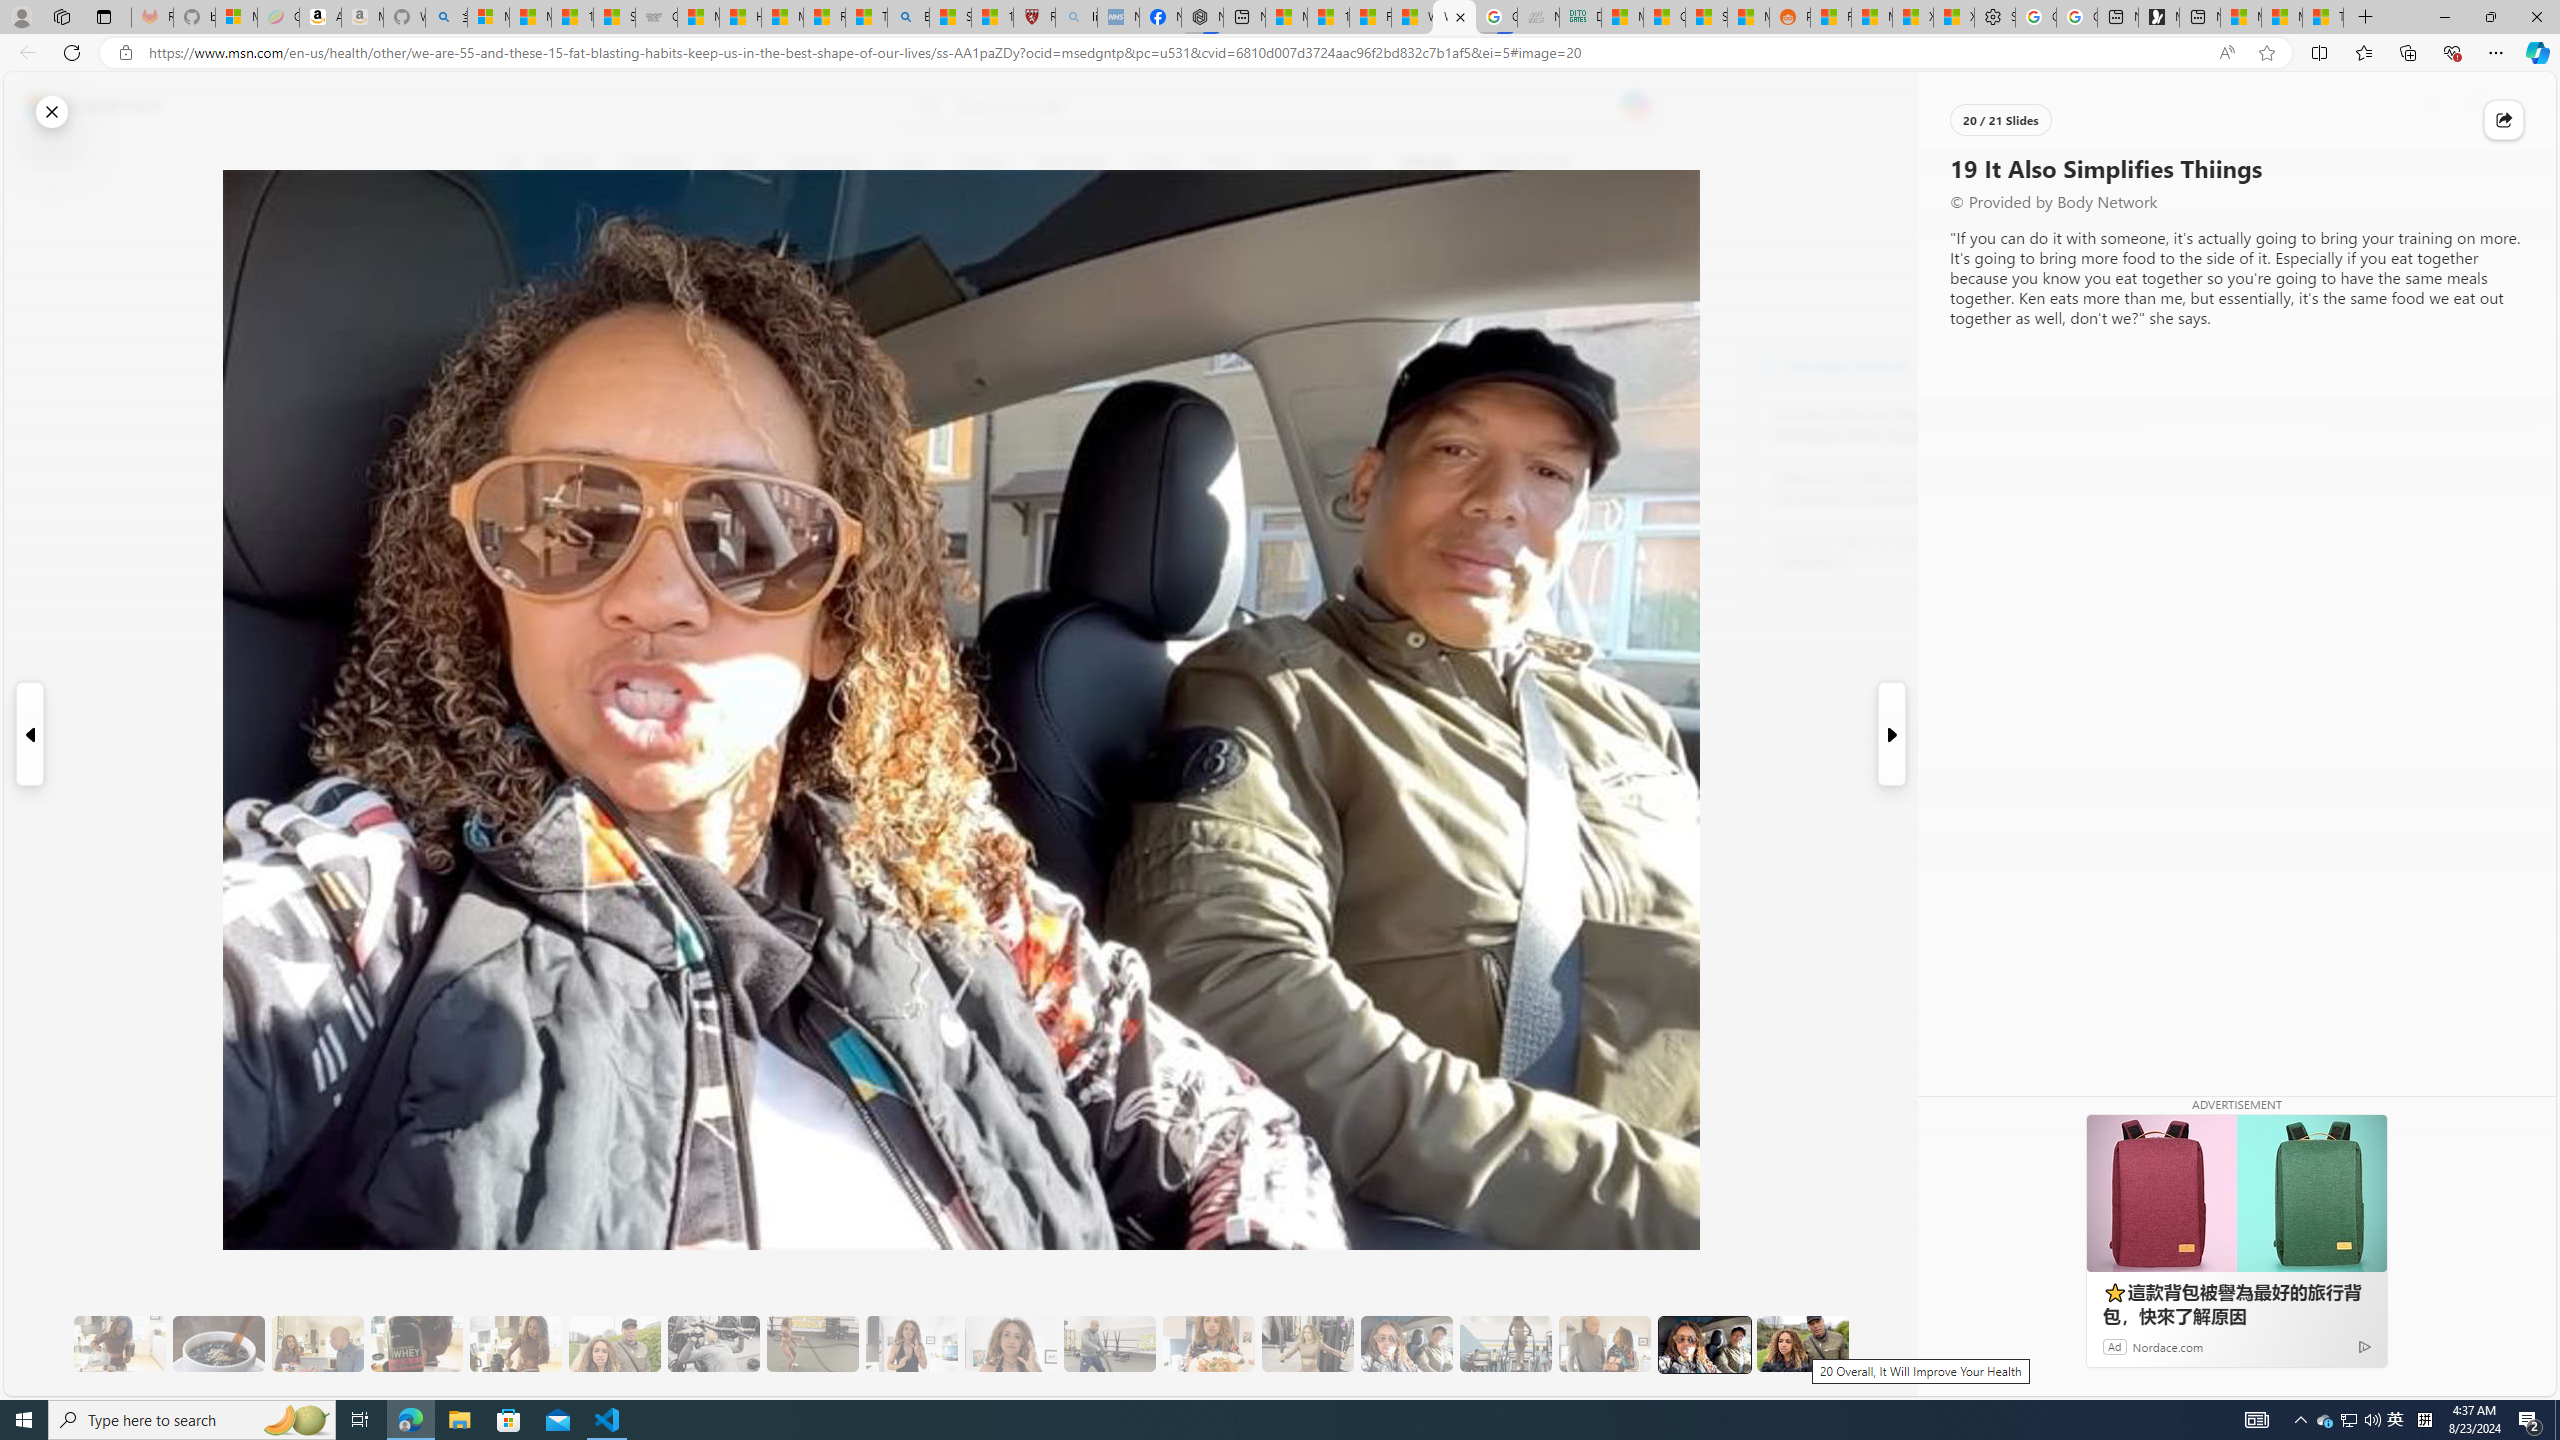 The image size is (2560, 1440). I want to click on 'Recipes - MSN', so click(824, 16).